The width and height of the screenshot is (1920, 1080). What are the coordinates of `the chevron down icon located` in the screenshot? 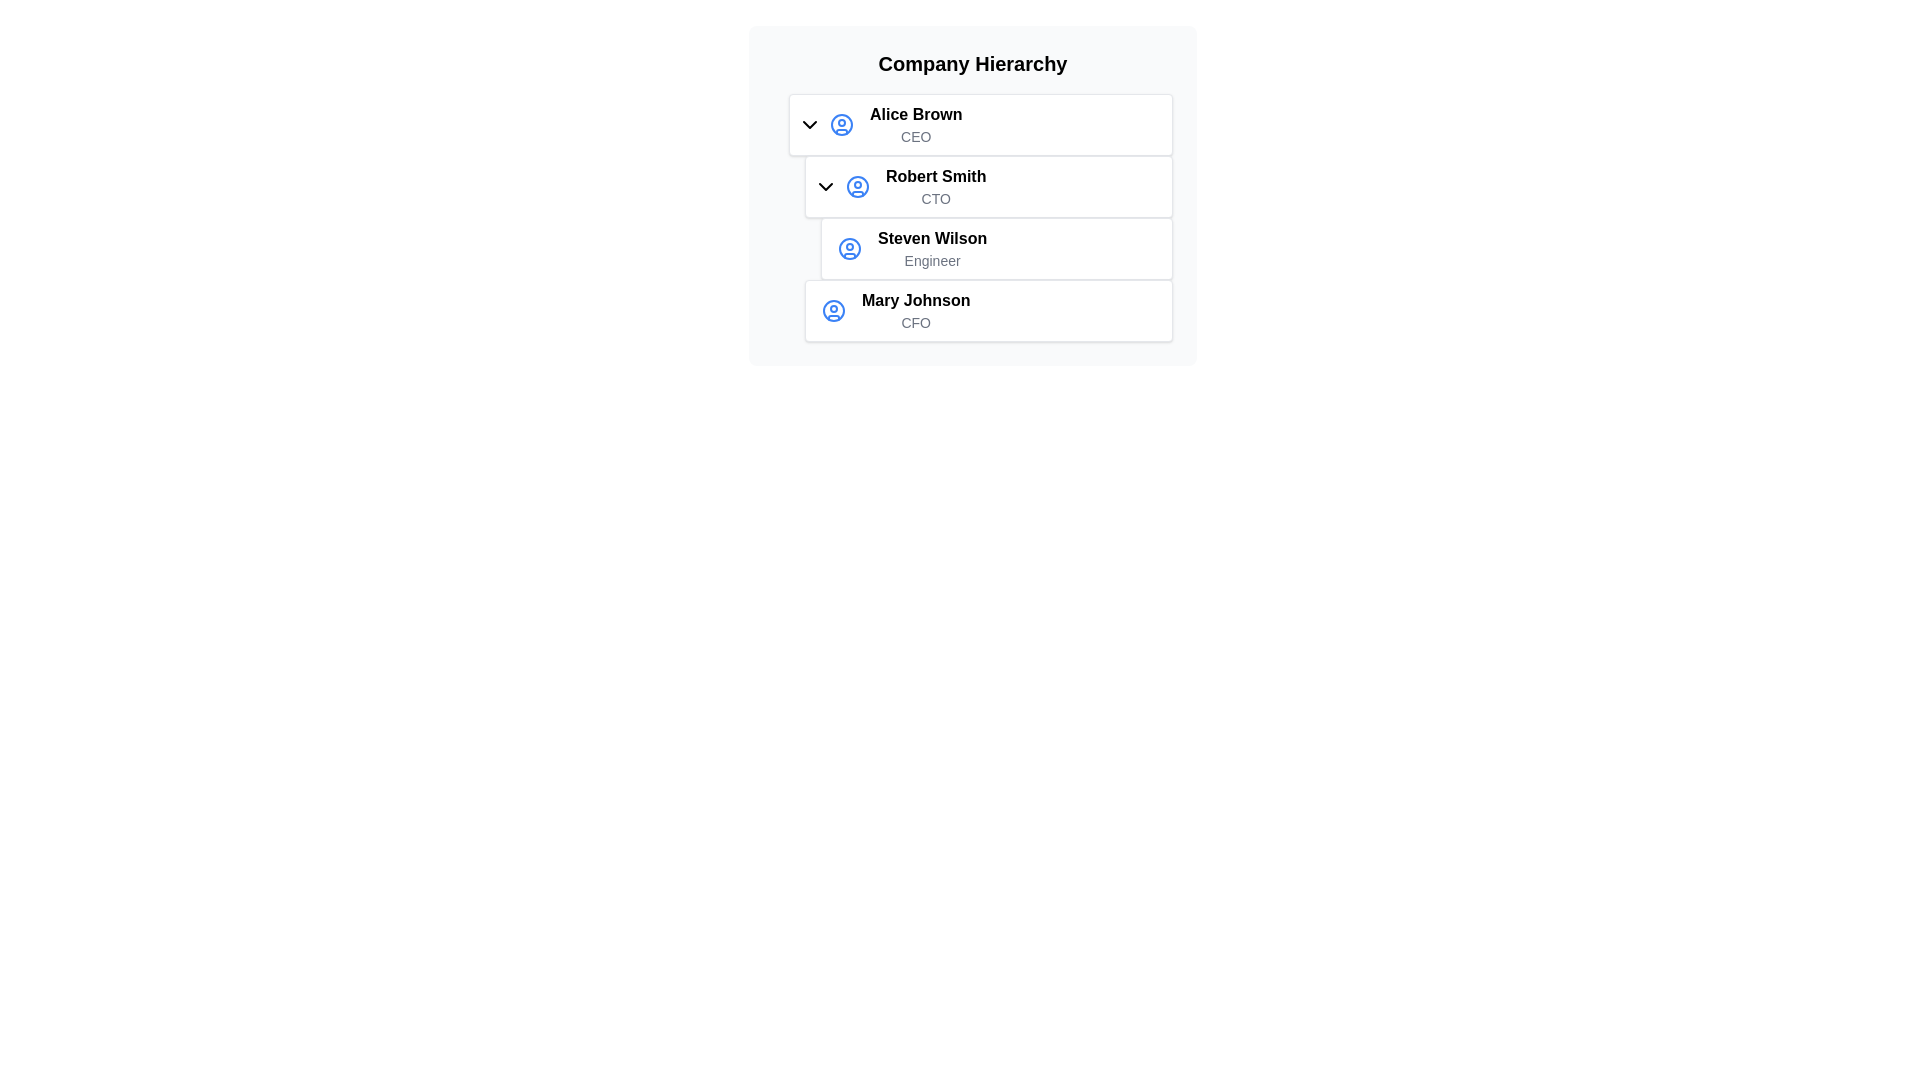 It's located at (825, 186).